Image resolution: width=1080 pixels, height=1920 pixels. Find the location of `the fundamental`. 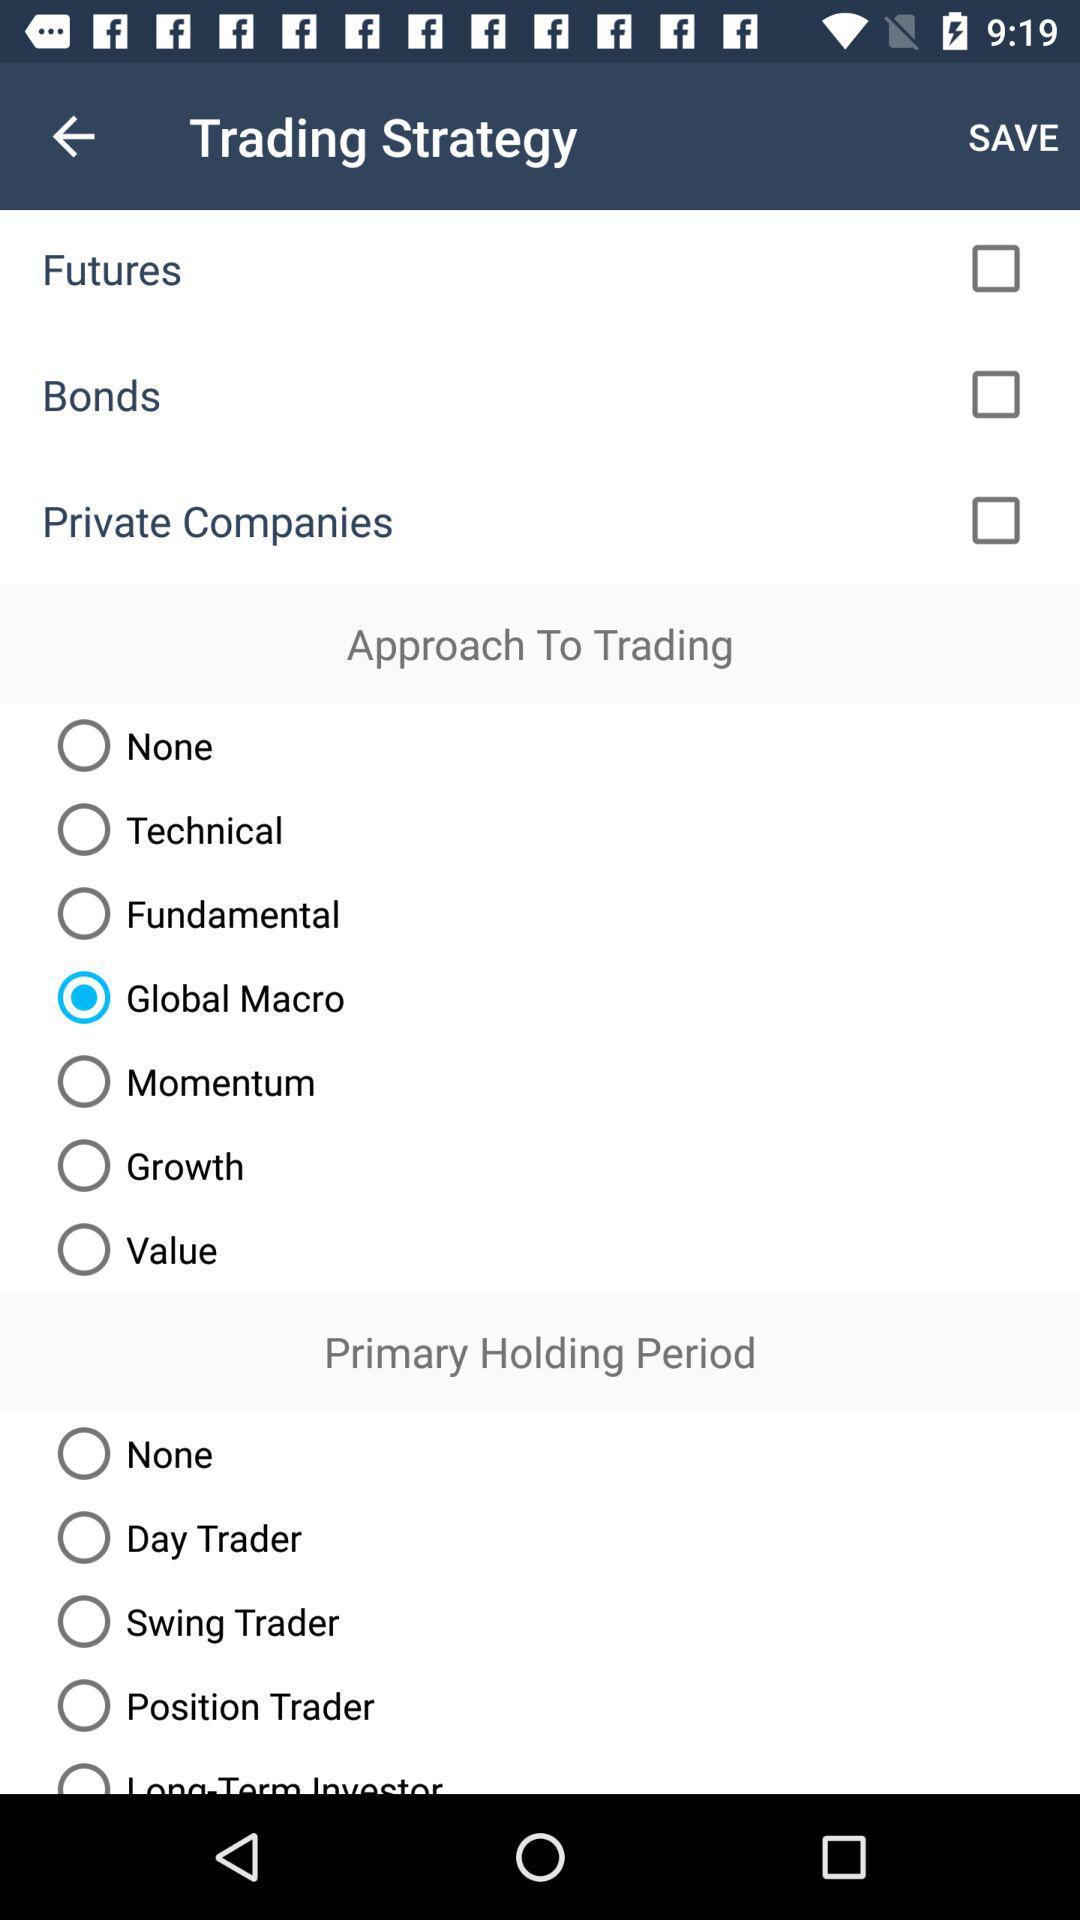

the fundamental is located at coordinates (191, 912).